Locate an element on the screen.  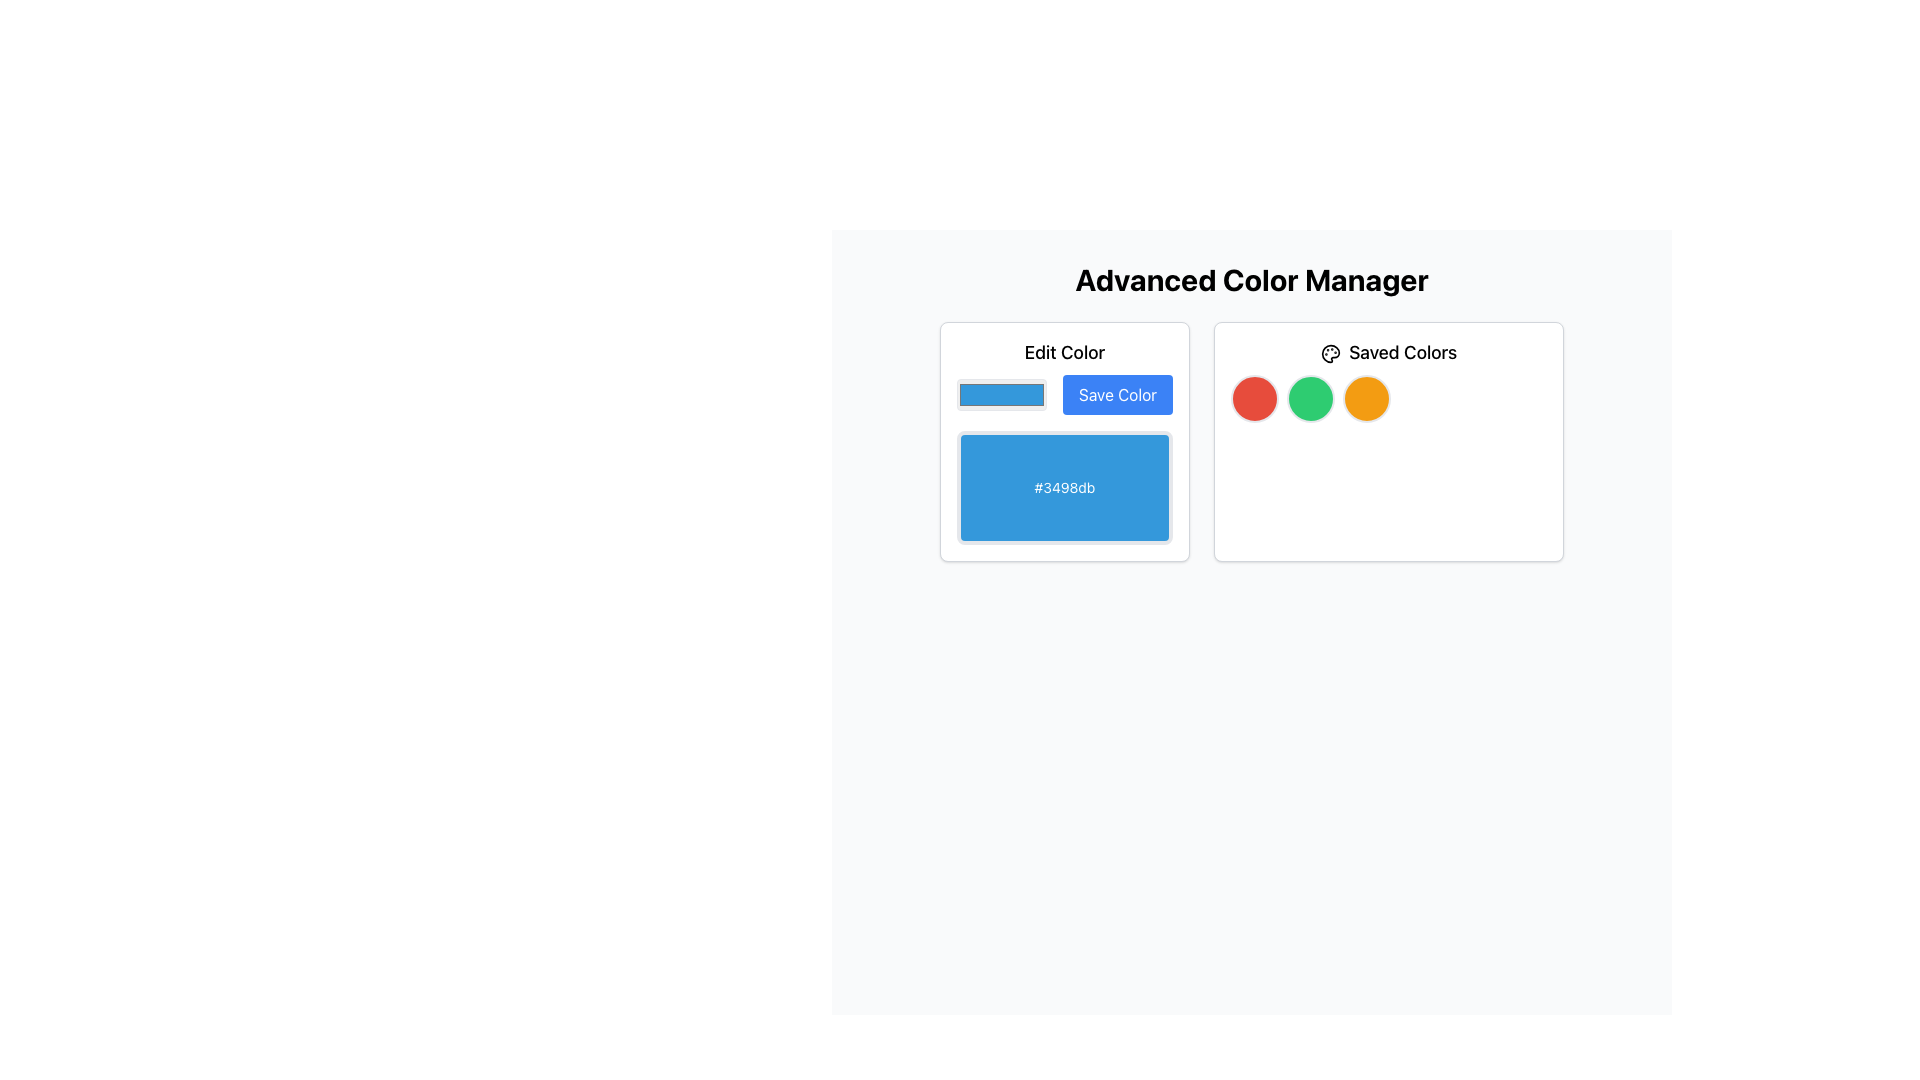
the first circular color sample in the 'Saved Colors' section, which is characterized by a bright red fill and a gray border is located at coordinates (1253, 398).